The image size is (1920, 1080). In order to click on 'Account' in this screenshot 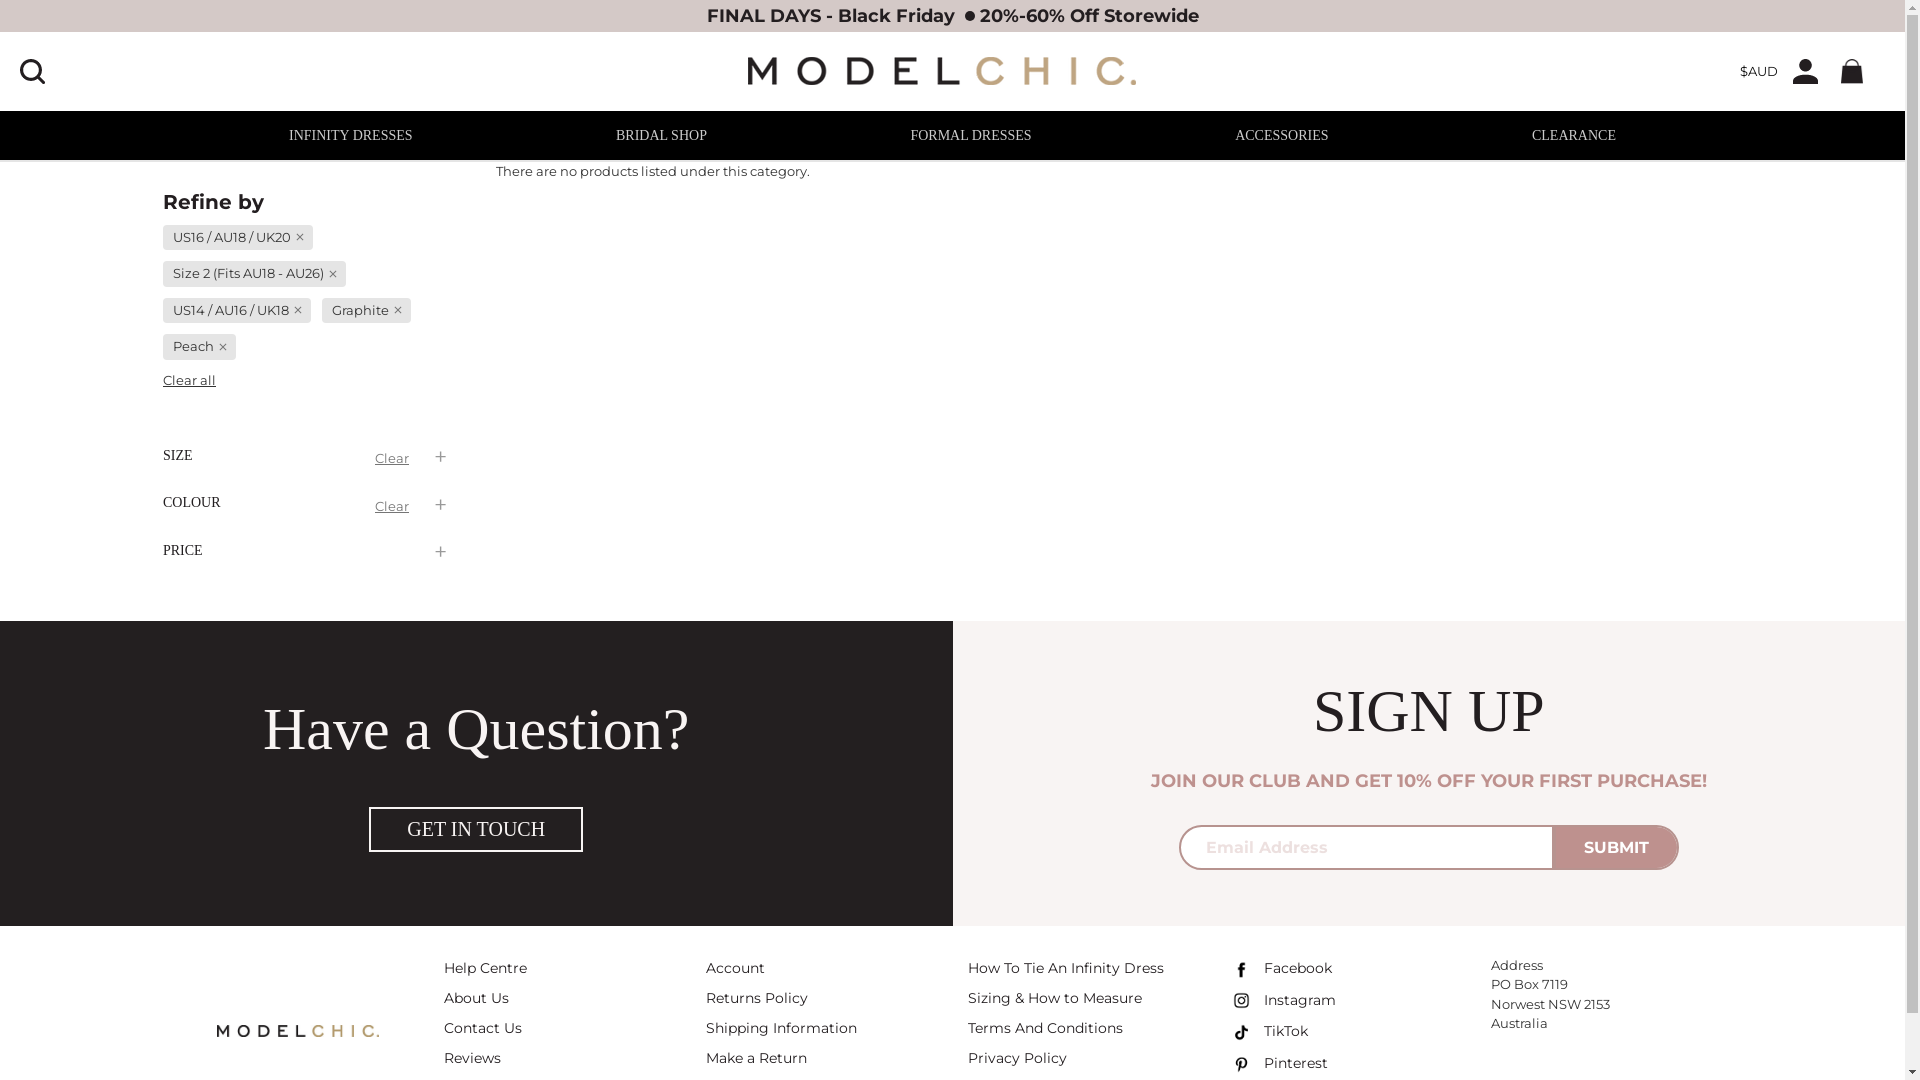, I will do `click(734, 970)`.